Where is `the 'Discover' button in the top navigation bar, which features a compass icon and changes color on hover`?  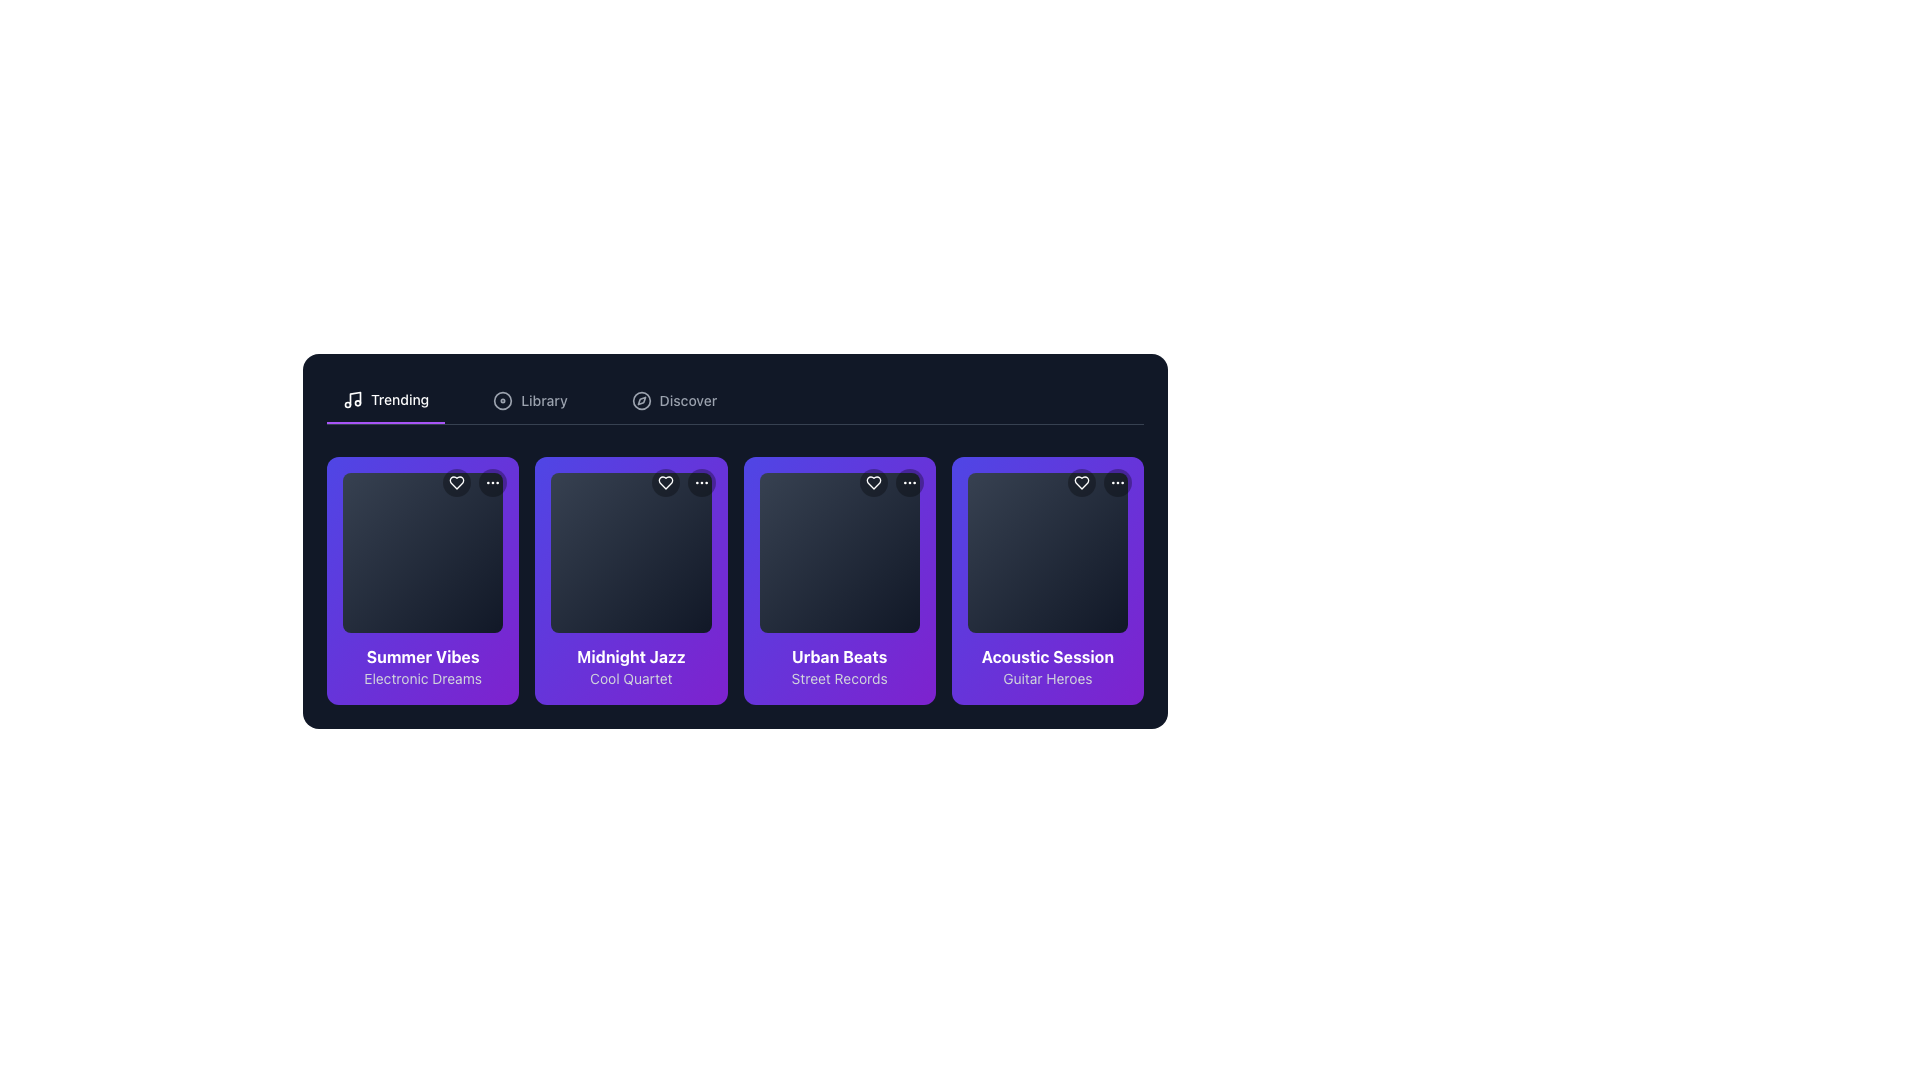 the 'Discover' button in the top navigation bar, which features a compass icon and changes color on hover is located at coordinates (674, 401).